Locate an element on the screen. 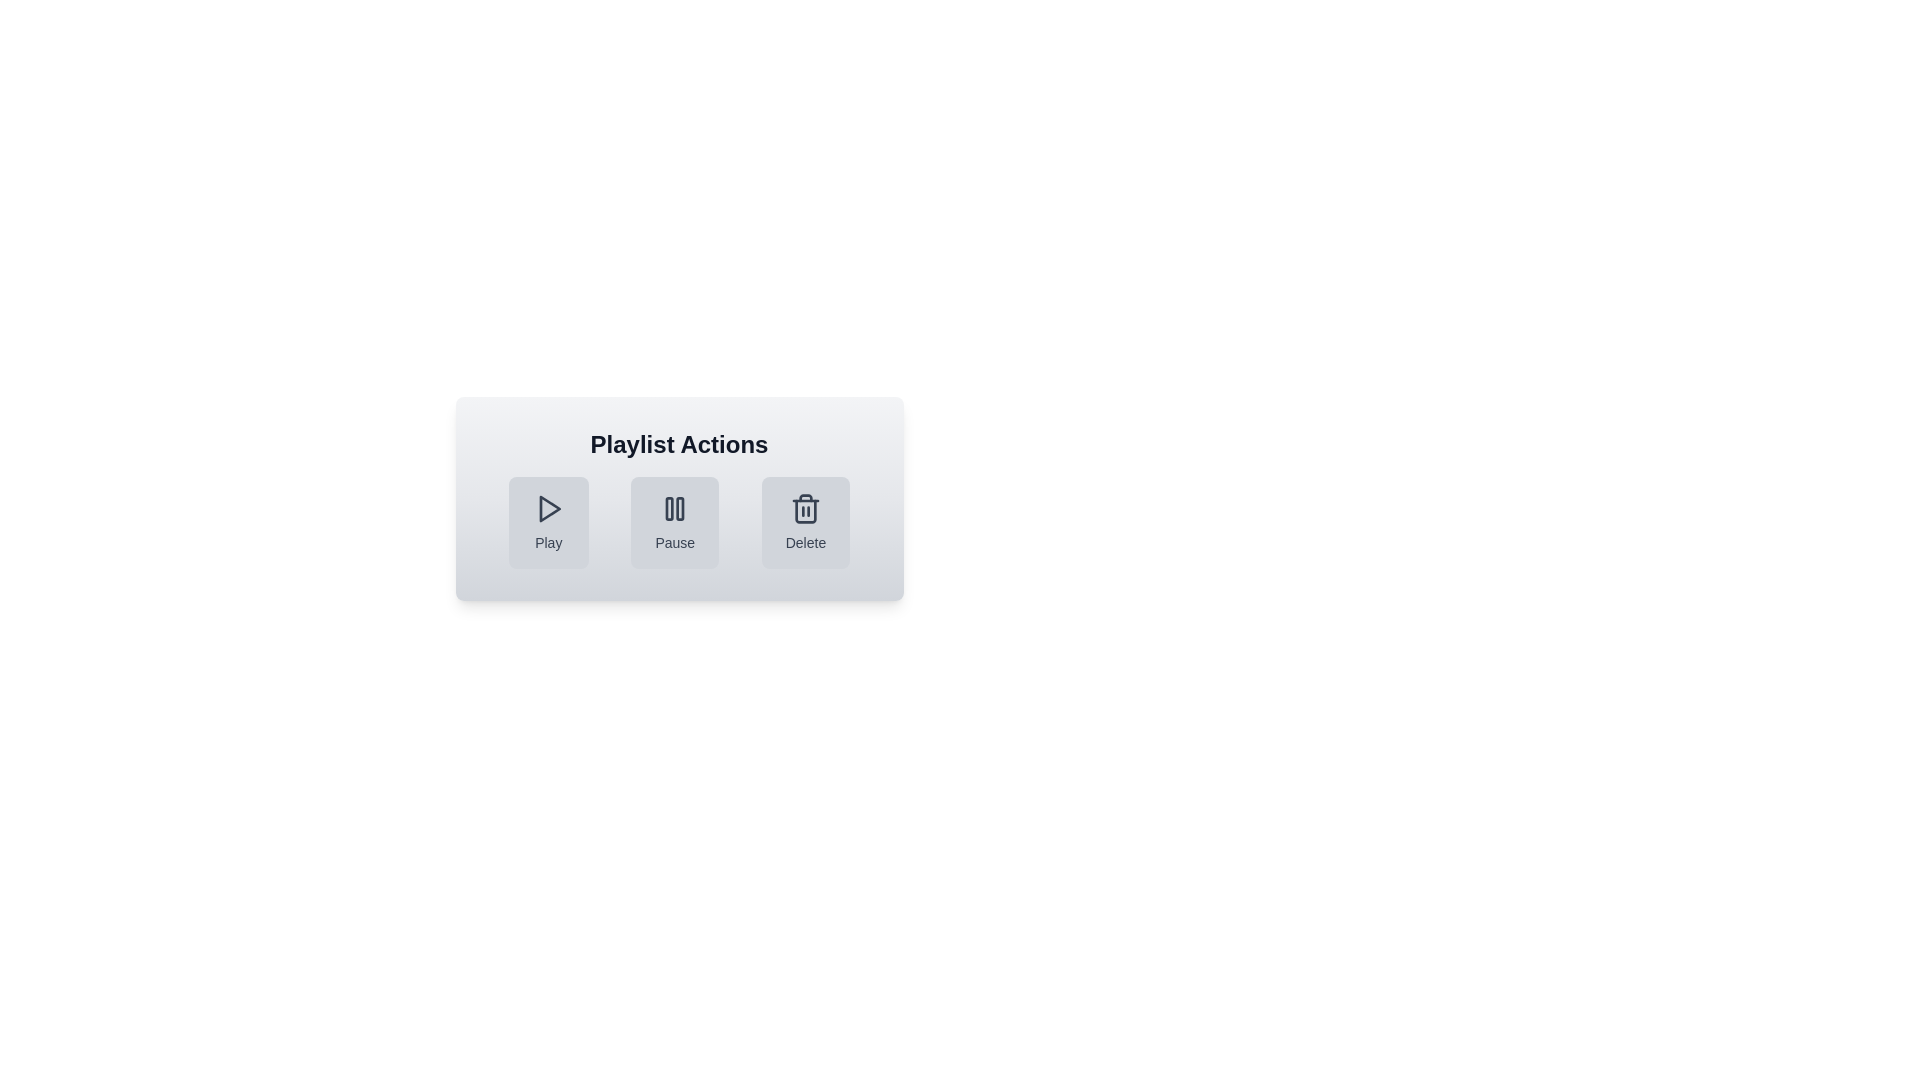 This screenshot has height=1080, width=1920. the Pause button to perform the corresponding action is located at coordinates (675, 522).